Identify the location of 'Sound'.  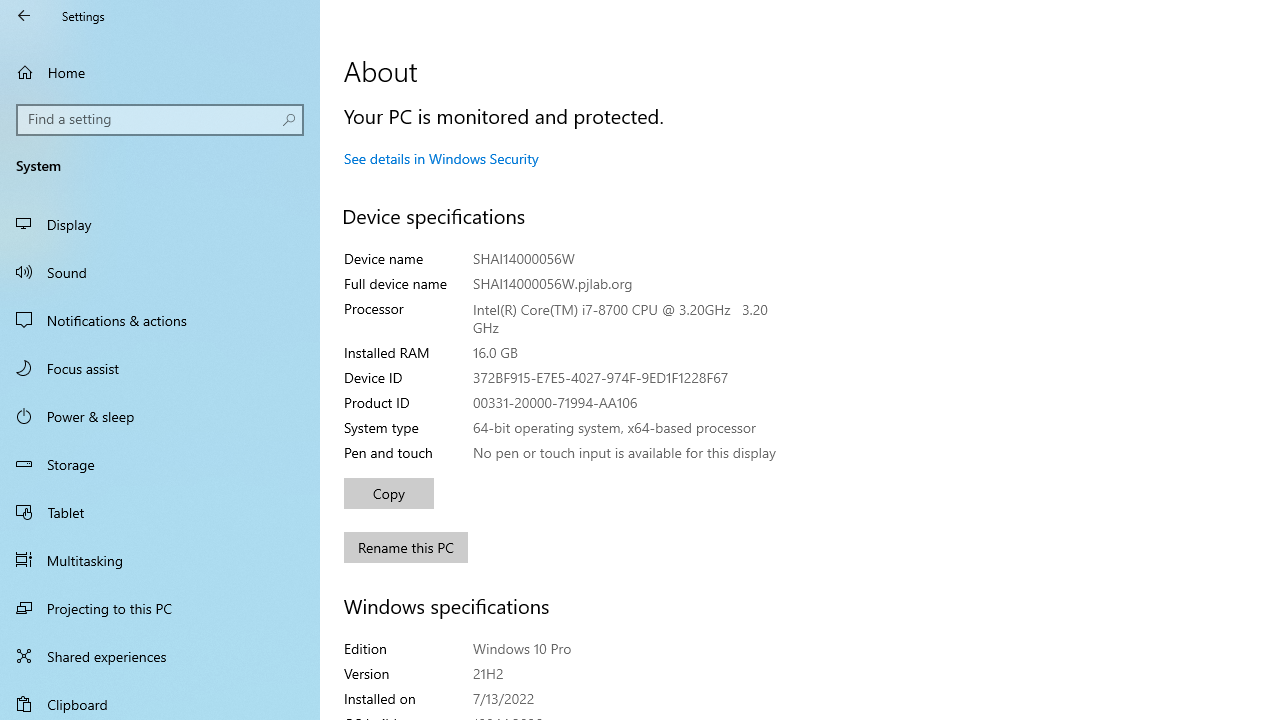
(160, 271).